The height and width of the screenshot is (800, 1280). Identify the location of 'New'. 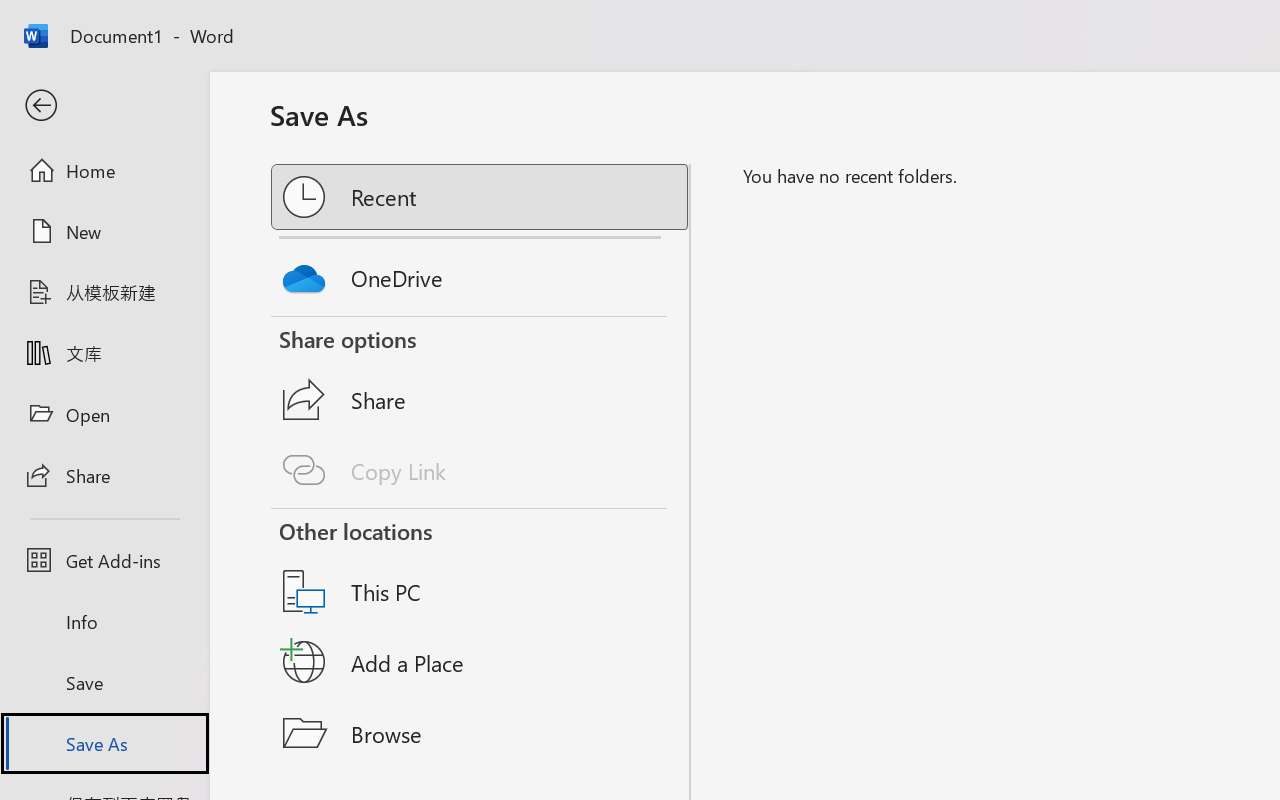
(103, 231).